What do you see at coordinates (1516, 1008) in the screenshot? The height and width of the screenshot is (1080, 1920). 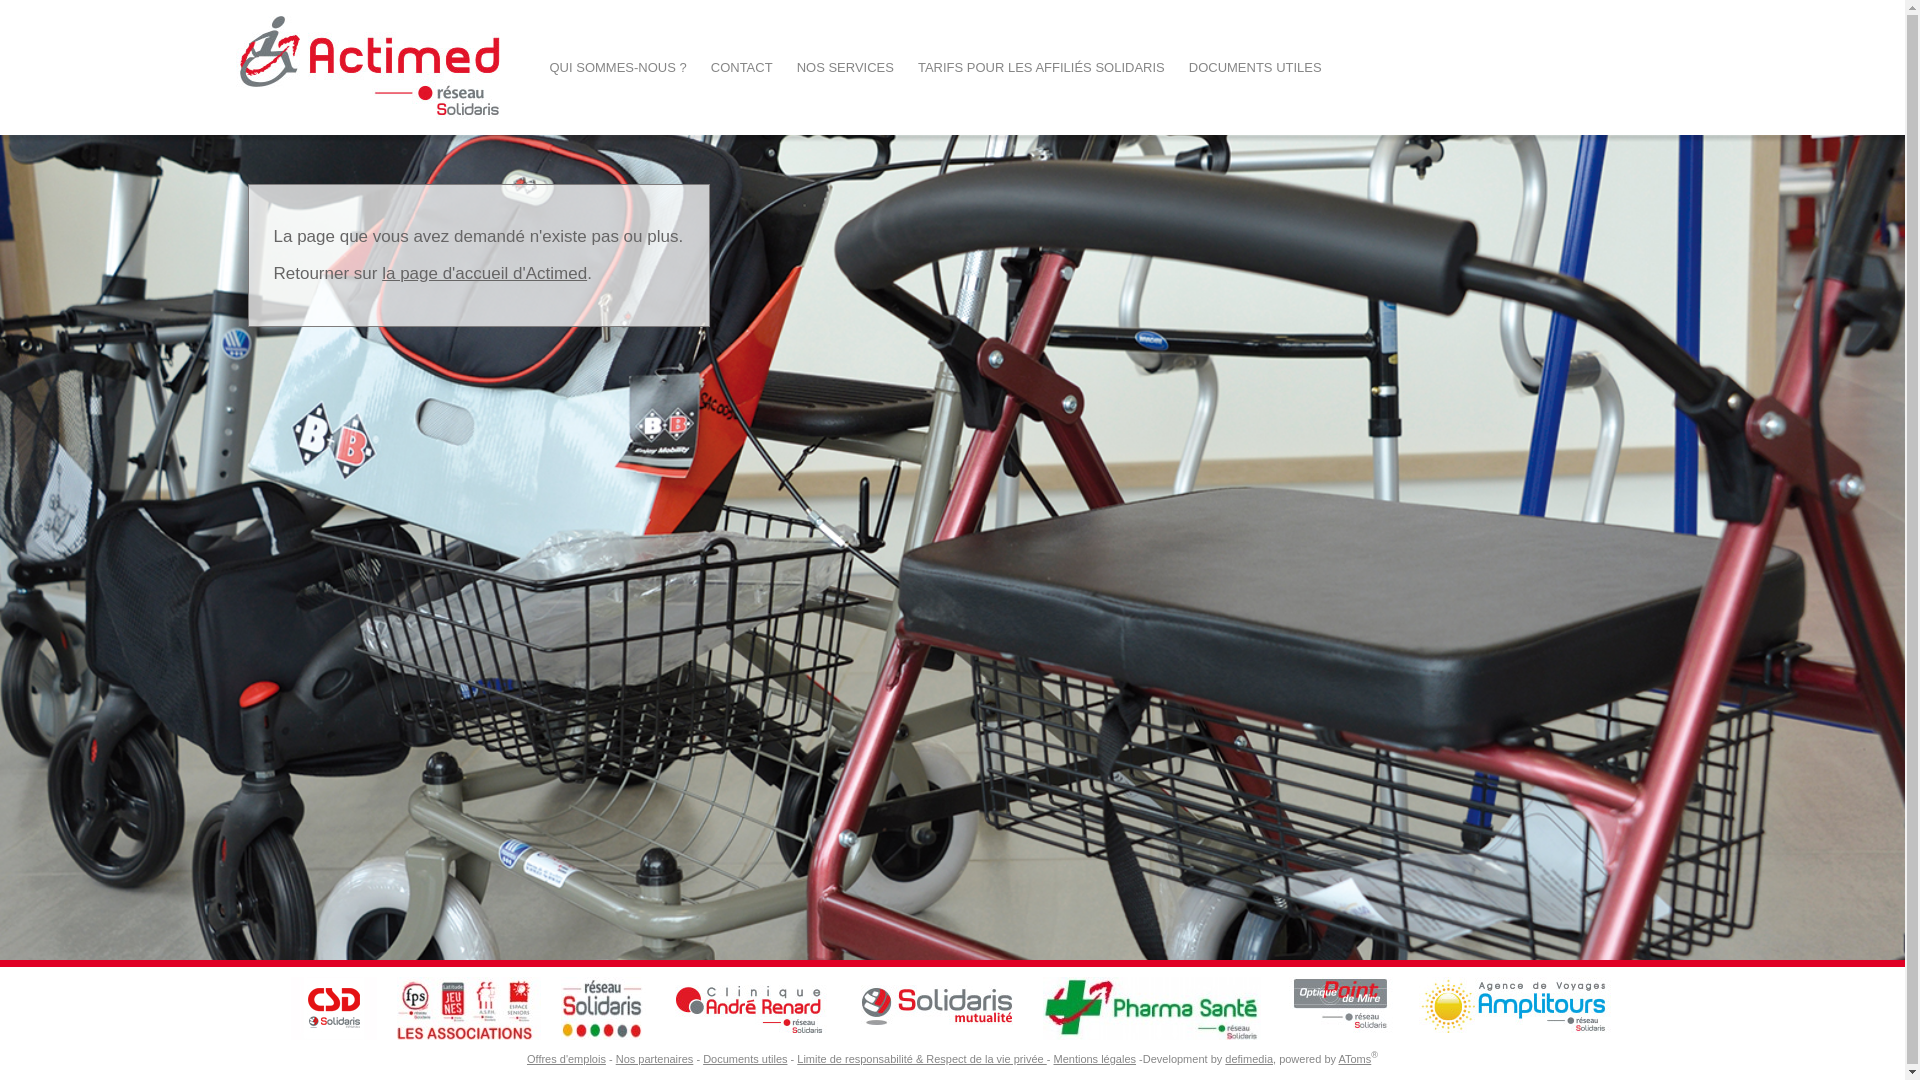 I see `'logo-amplitour'` at bounding box center [1516, 1008].